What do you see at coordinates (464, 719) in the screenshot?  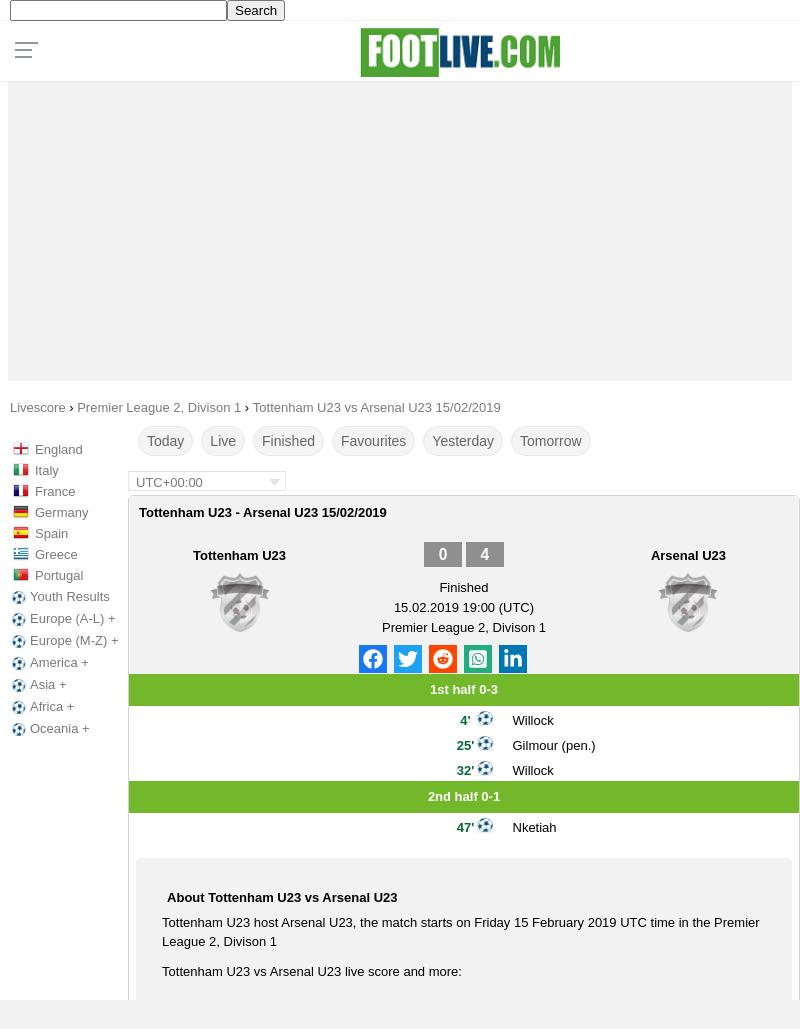 I see `'4''` at bounding box center [464, 719].